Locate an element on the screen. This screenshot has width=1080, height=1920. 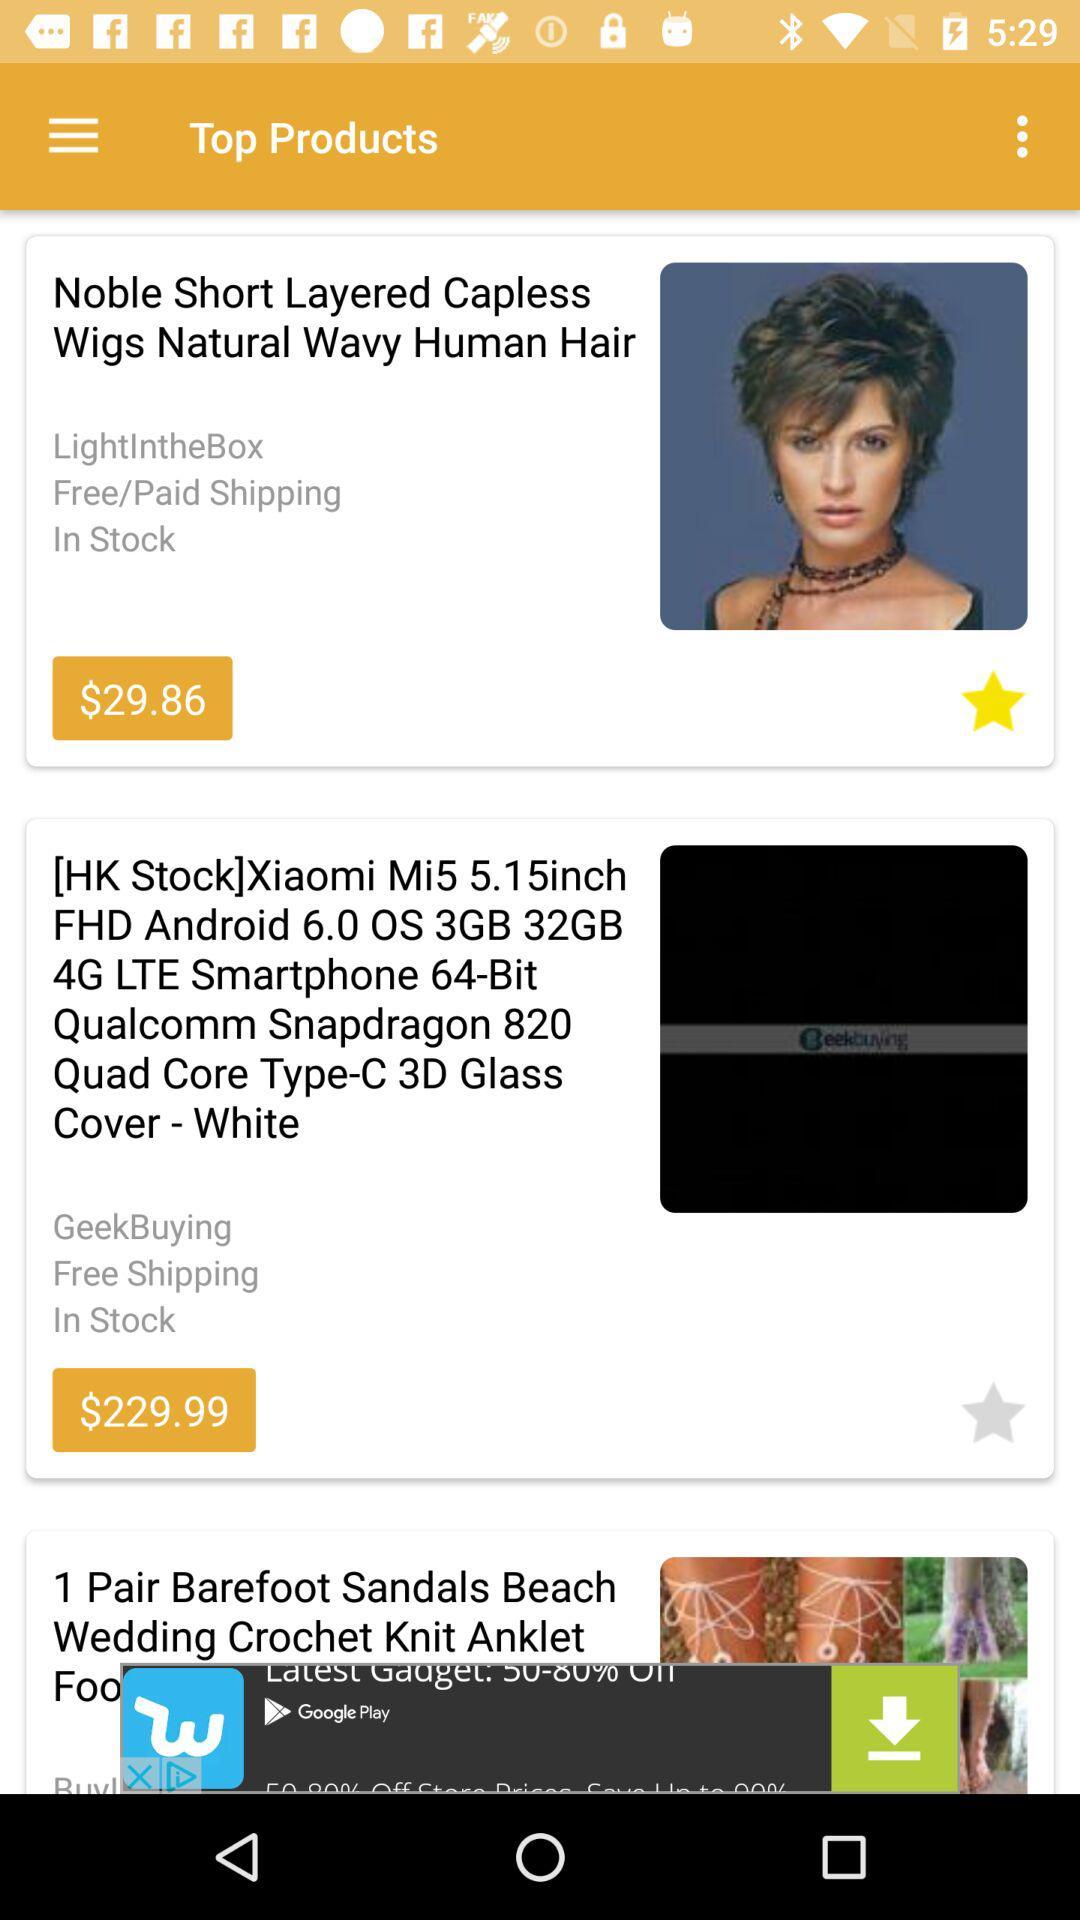
highlight the favorable image is located at coordinates (993, 1405).